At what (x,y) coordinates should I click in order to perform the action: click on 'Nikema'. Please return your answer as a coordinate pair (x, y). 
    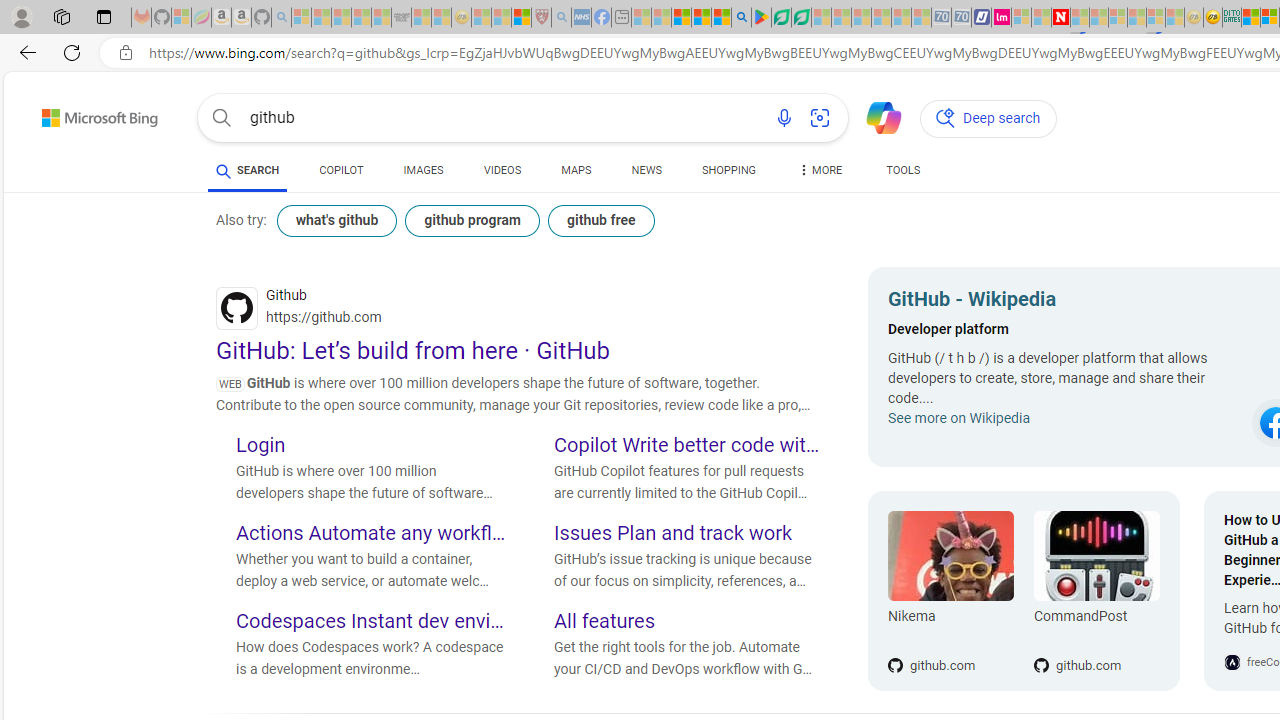
    Looking at the image, I should click on (950, 556).